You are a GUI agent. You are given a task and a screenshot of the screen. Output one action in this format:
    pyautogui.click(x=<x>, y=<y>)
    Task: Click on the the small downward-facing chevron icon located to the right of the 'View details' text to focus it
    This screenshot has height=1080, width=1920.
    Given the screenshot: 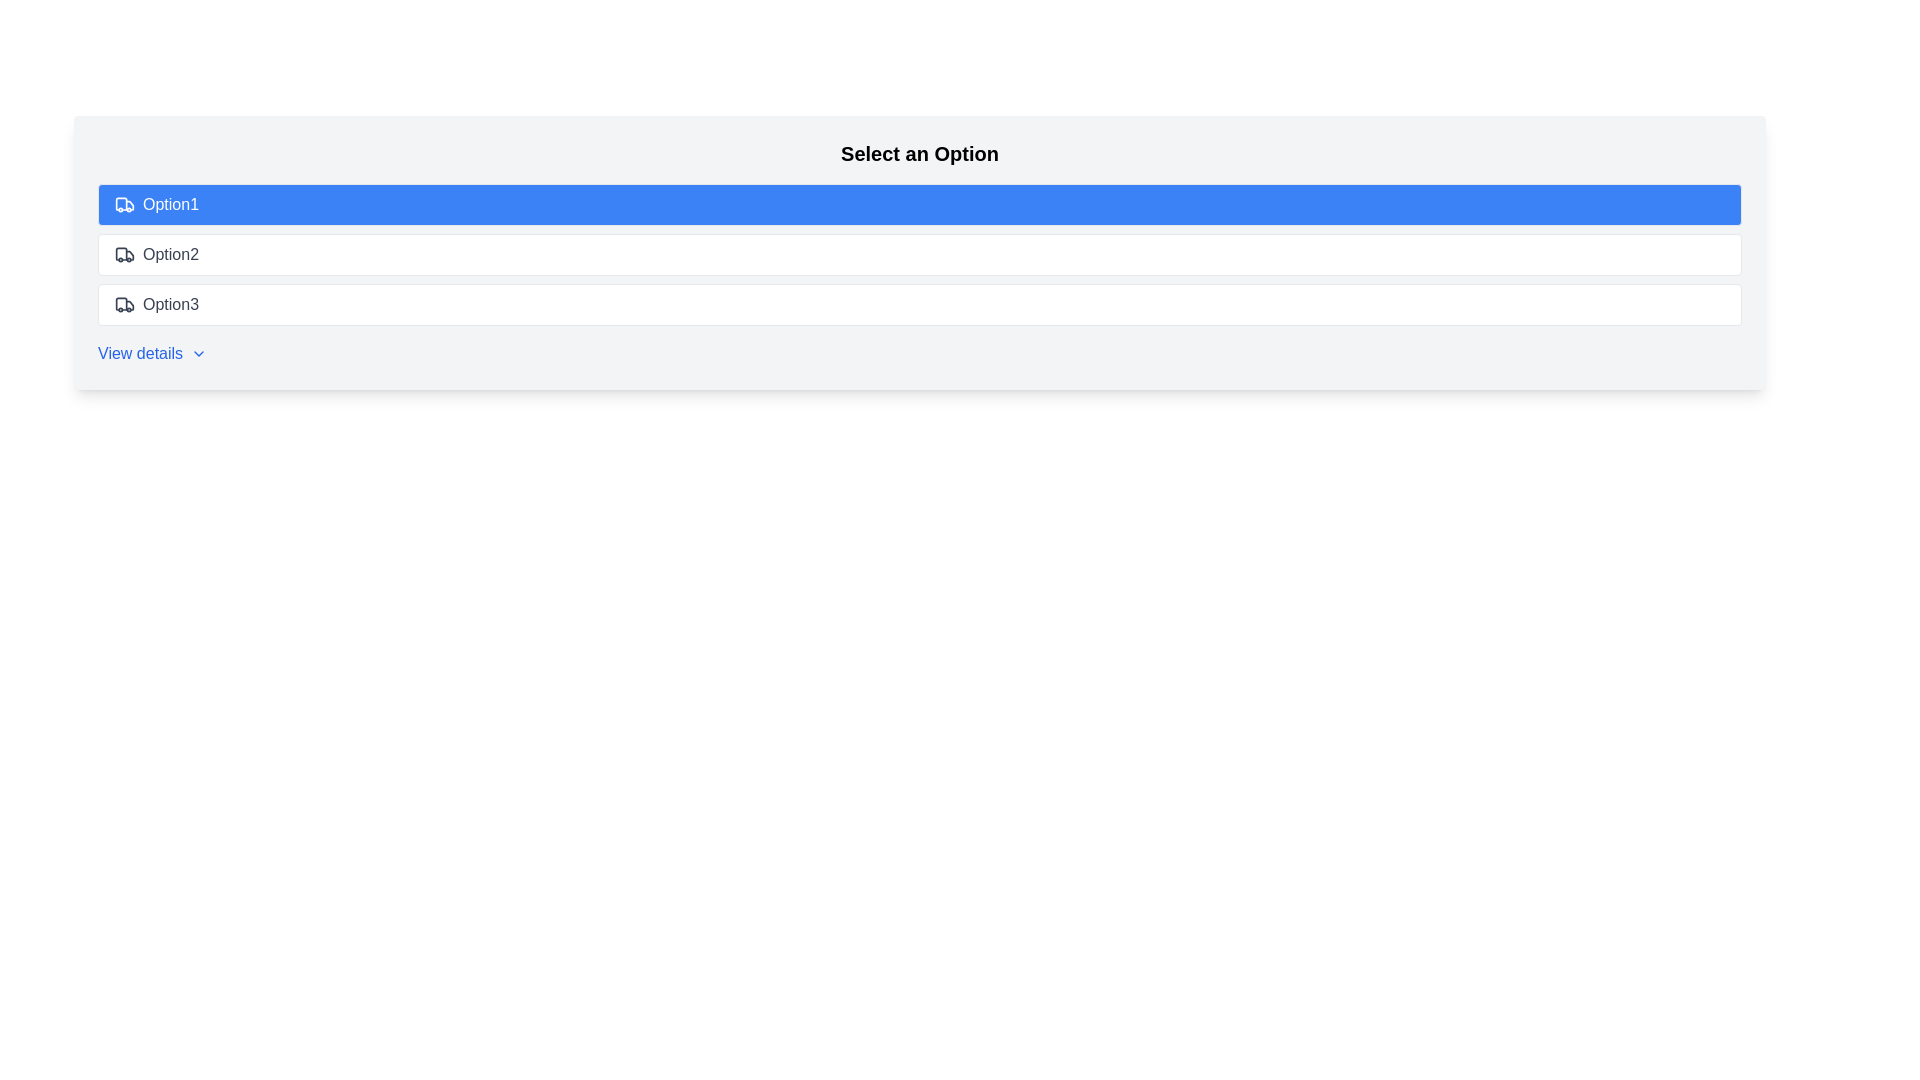 What is the action you would take?
    pyautogui.click(x=199, y=353)
    